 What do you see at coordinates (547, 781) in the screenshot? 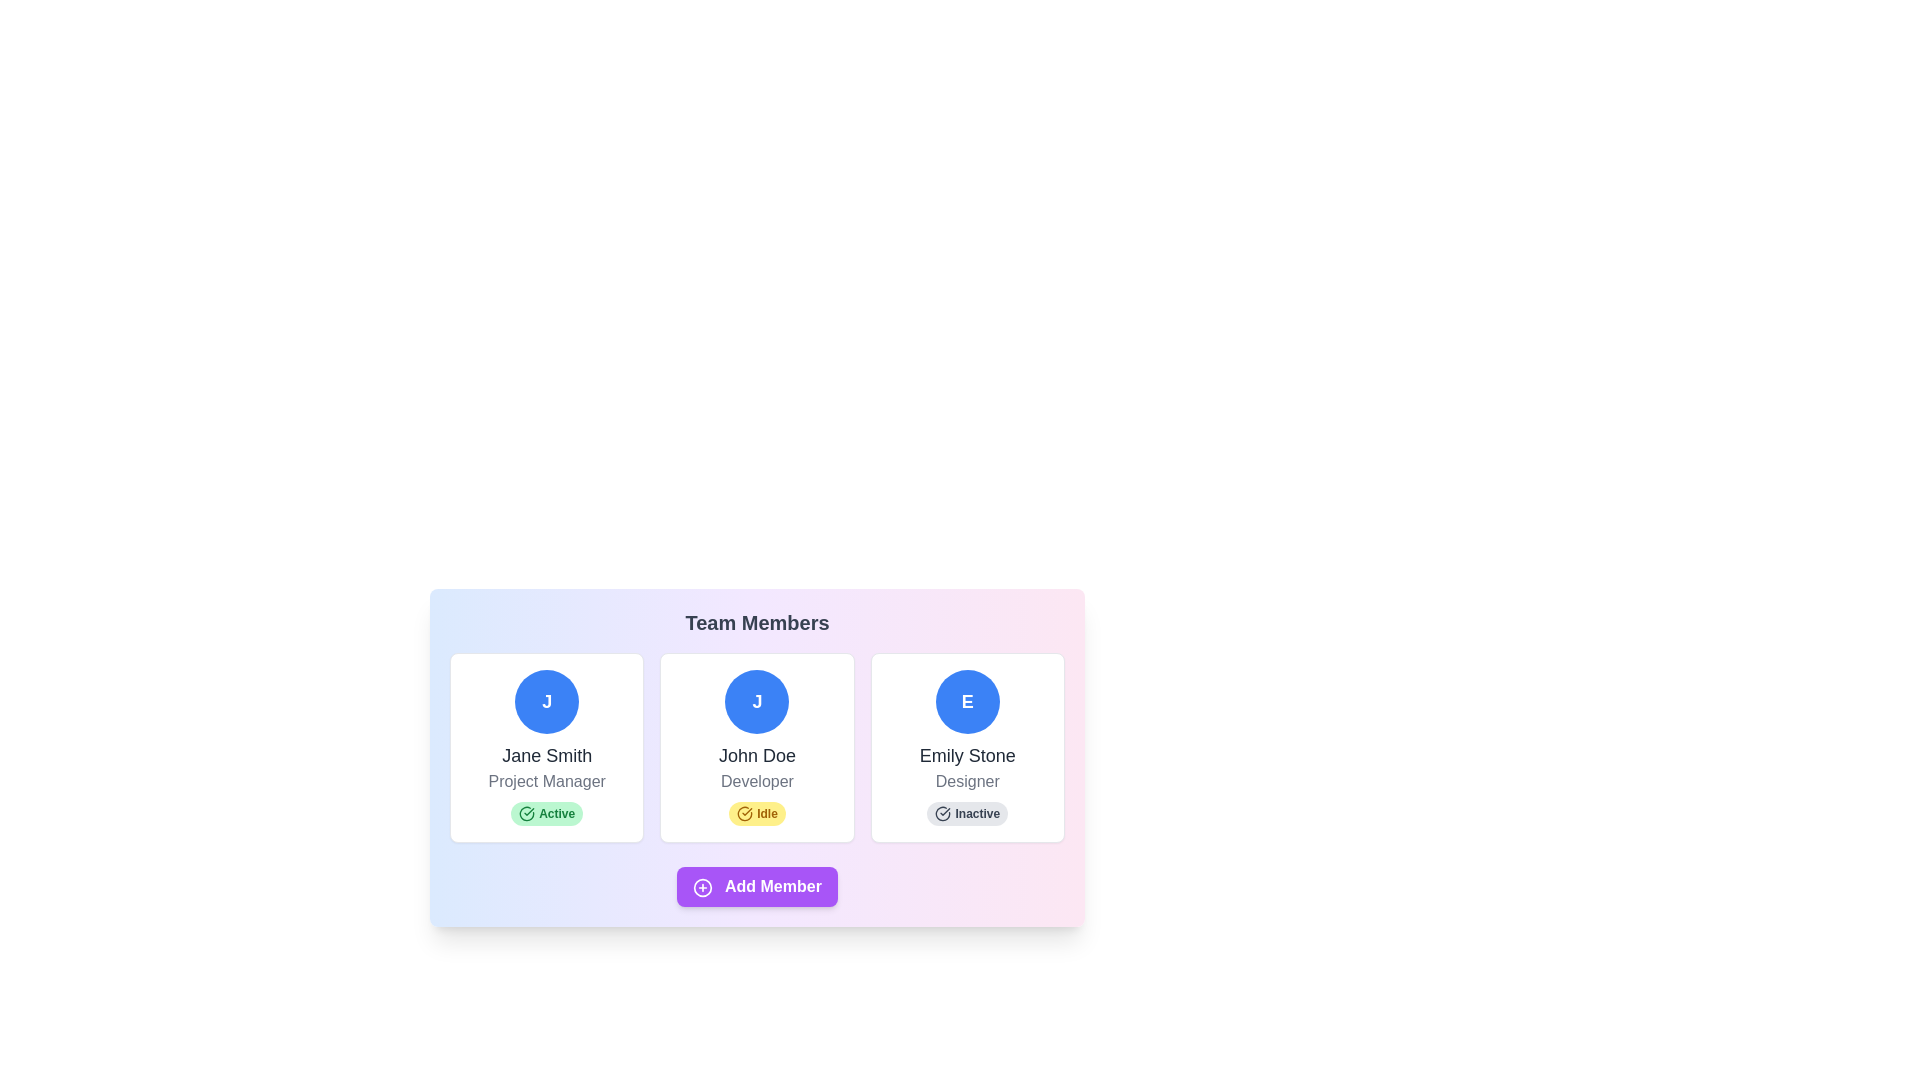
I see `the text label indicating the role or title (Project Manager) associated with Jane Smith, located centrally within Jane Smith's card, beneath the name and above the status indicator badge` at bounding box center [547, 781].